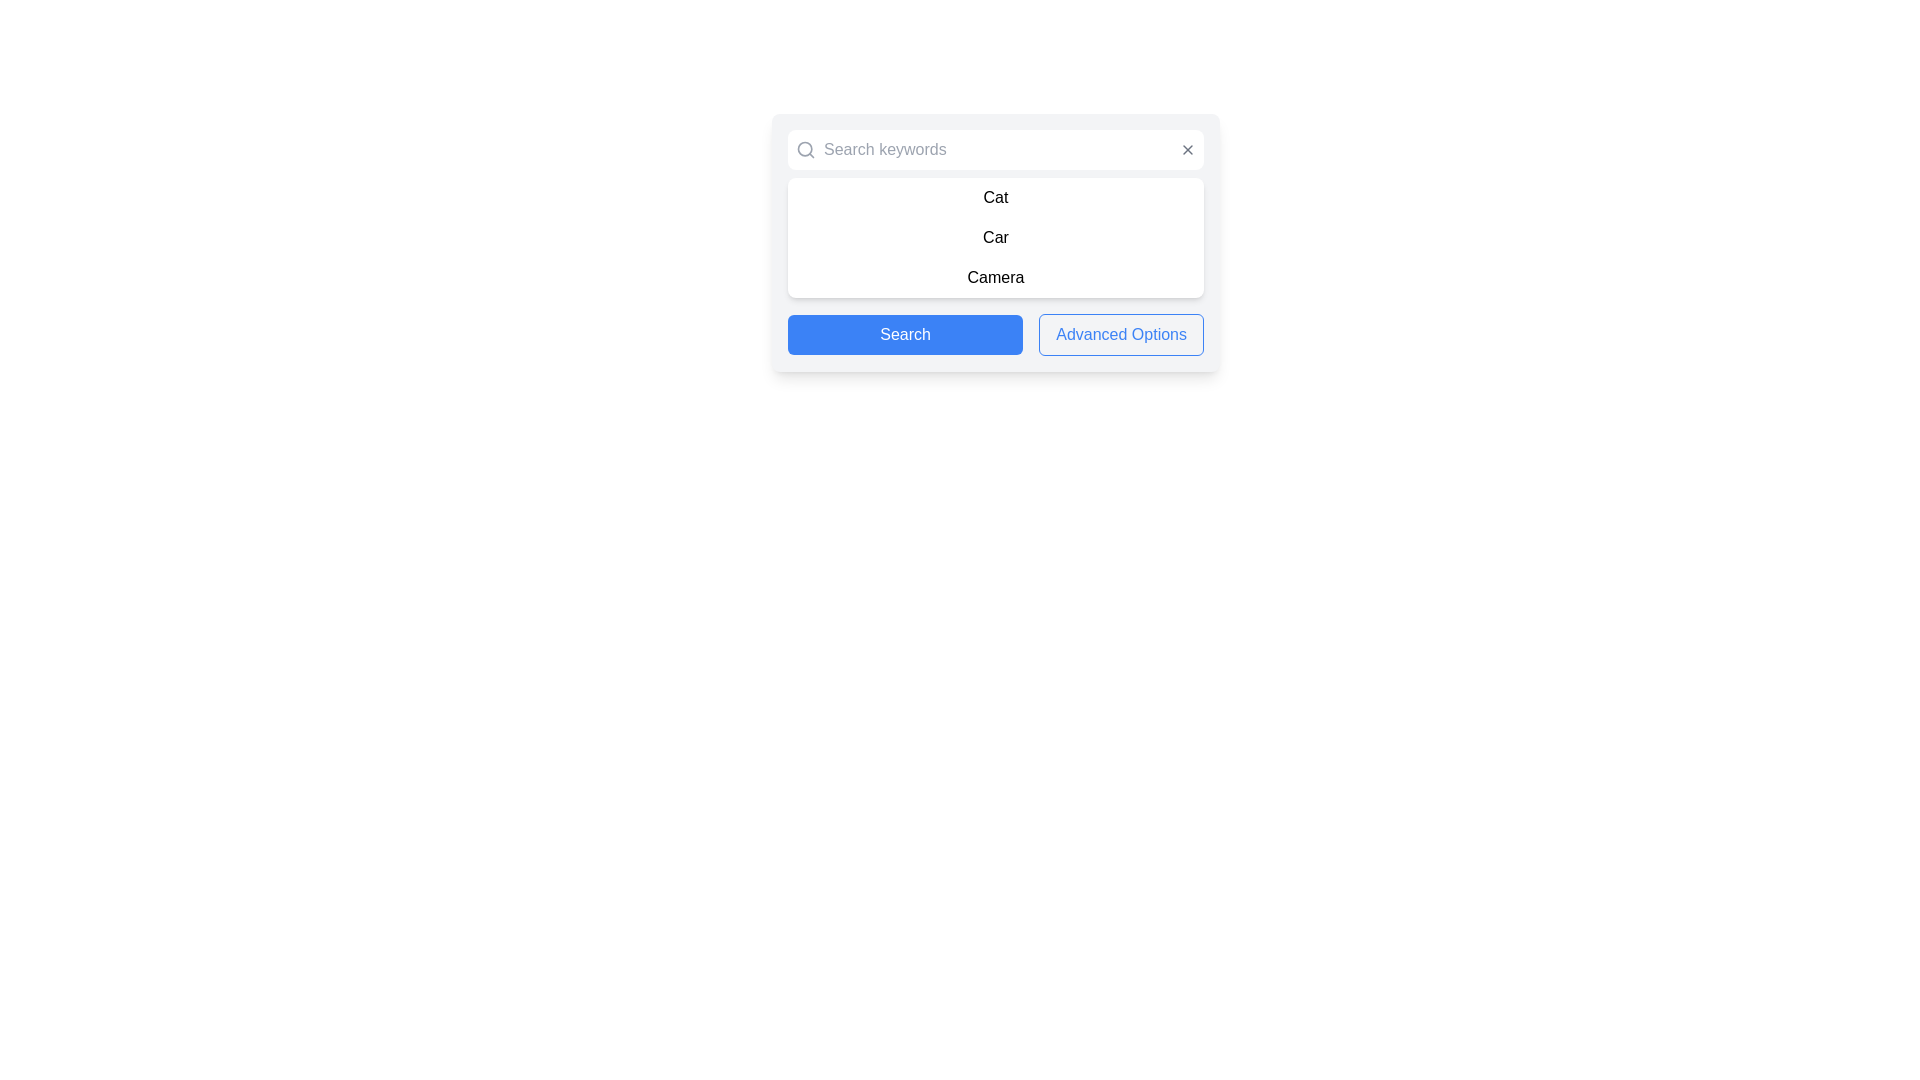 Image resolution: width=1920 pixels, height=1080 pixels. I want to click on the second item in the dropdown menu labeled 'Car', so click(996, 237).